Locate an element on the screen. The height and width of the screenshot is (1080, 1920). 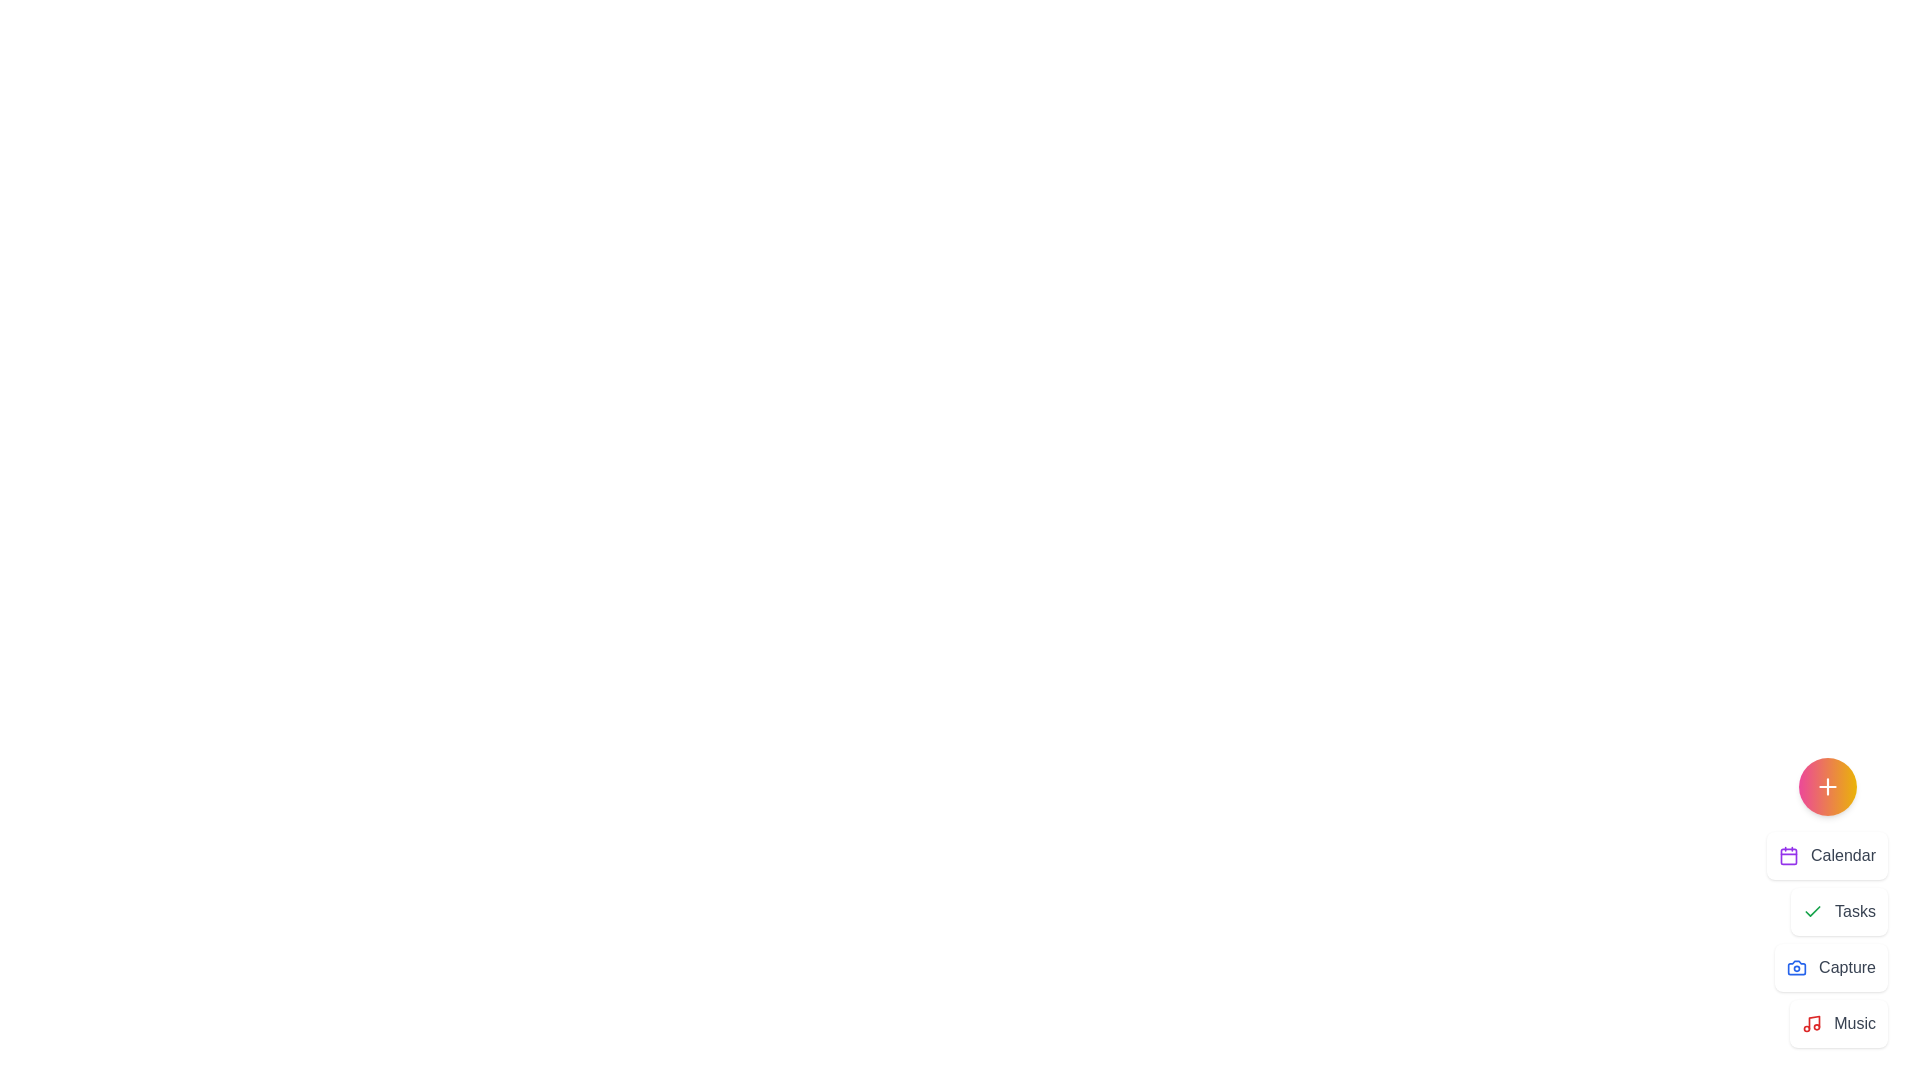
the menu item labeled Tasks to view its hover effect is located at coordinates (1839, 911).